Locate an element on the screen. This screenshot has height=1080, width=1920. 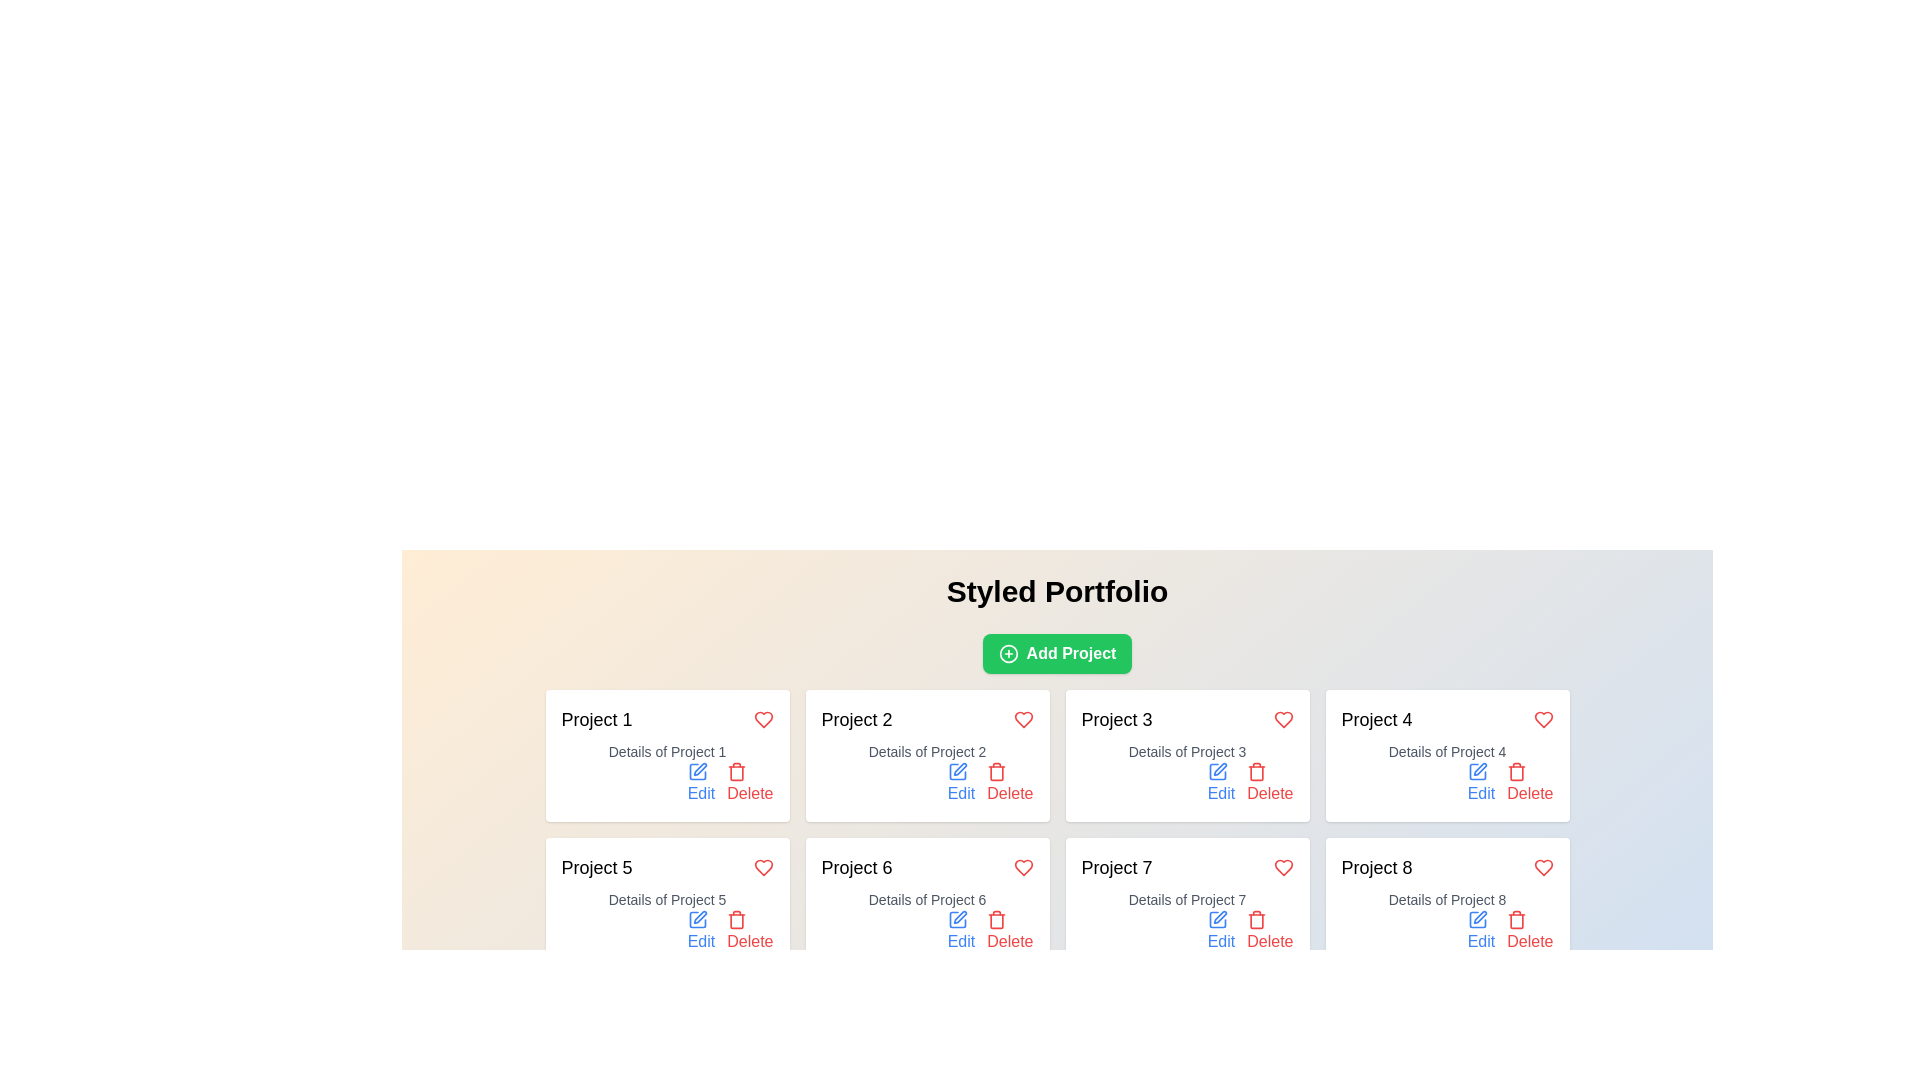
the text label that reads 'Details of Project 4', which is styled with a smaller font size and gray text, positioned within the card representing 'Project 4' is located at coordinates (1447, 752).